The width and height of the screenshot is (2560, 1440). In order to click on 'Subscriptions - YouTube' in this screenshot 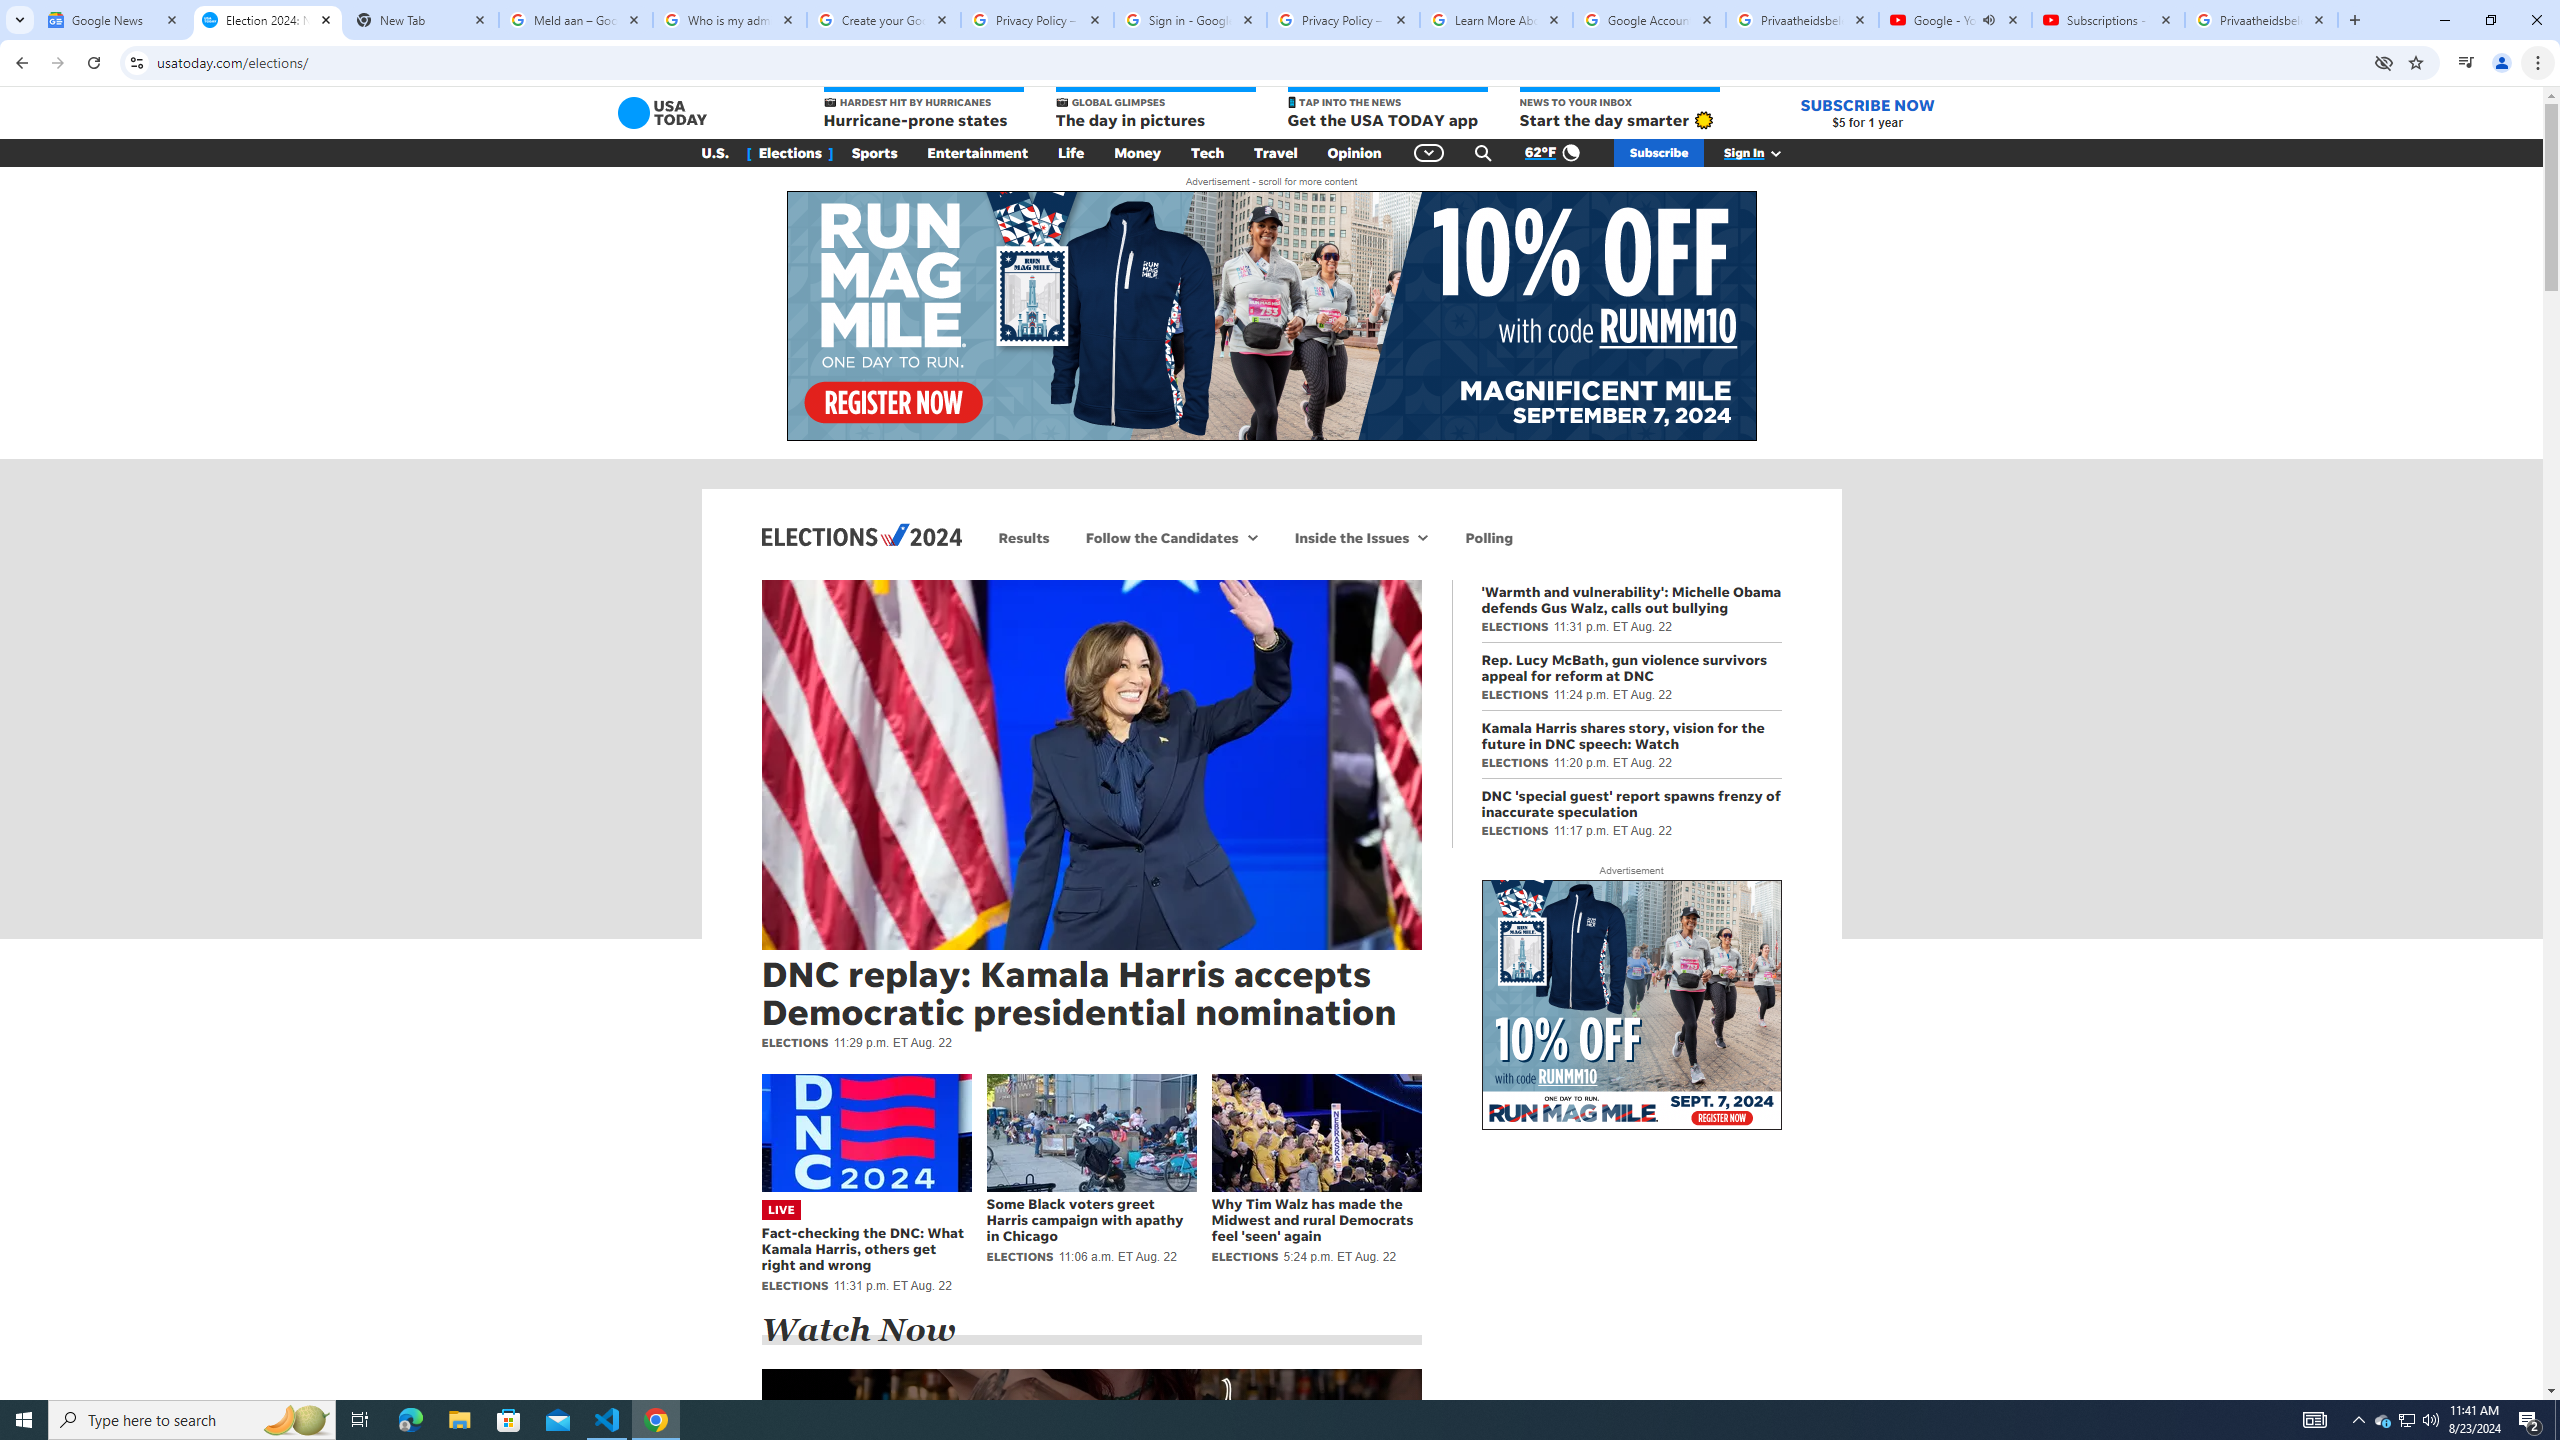, I will do `click(2107, 19)`.